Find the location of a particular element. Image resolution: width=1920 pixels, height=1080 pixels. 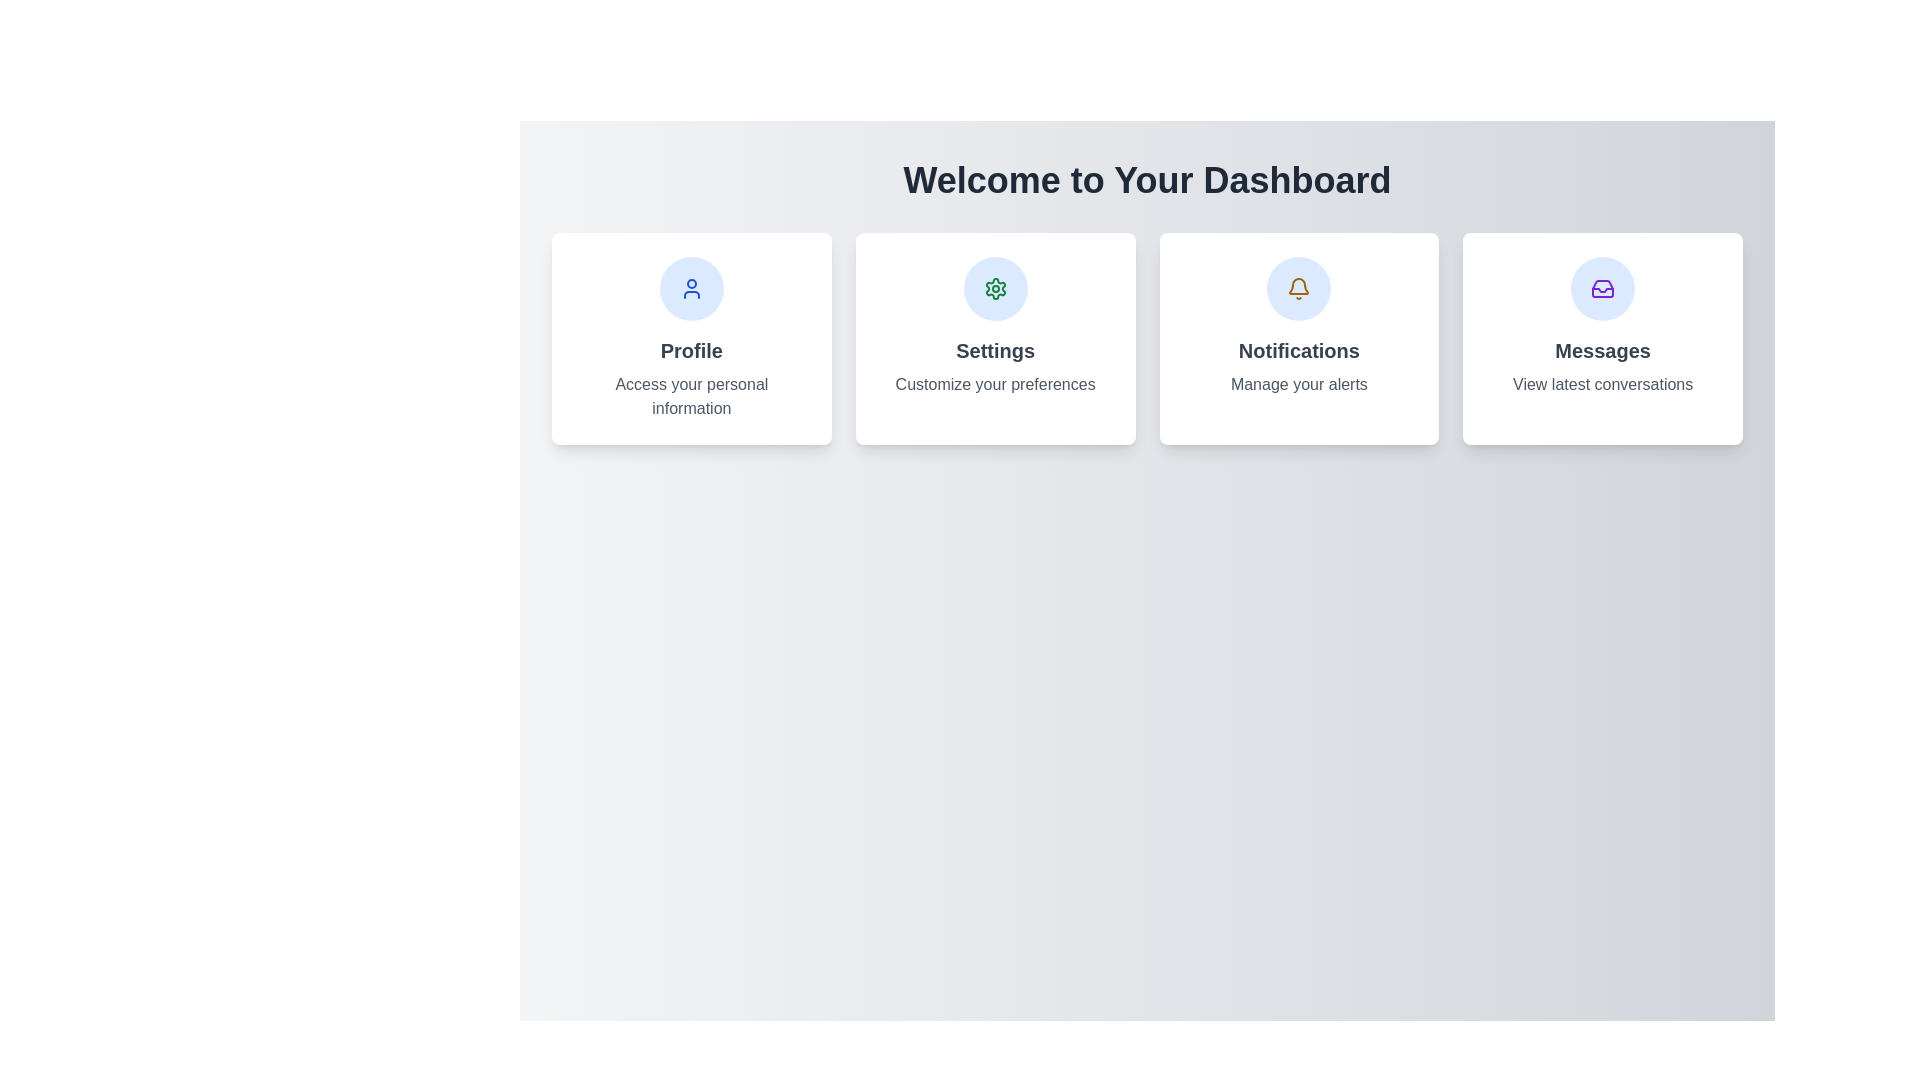

the SVG inbox icon, which is styled in purple and resembles an open tray with rounded edges, located on the far right of the row of cards on the dashboard is located at coordinates (1603, 289).